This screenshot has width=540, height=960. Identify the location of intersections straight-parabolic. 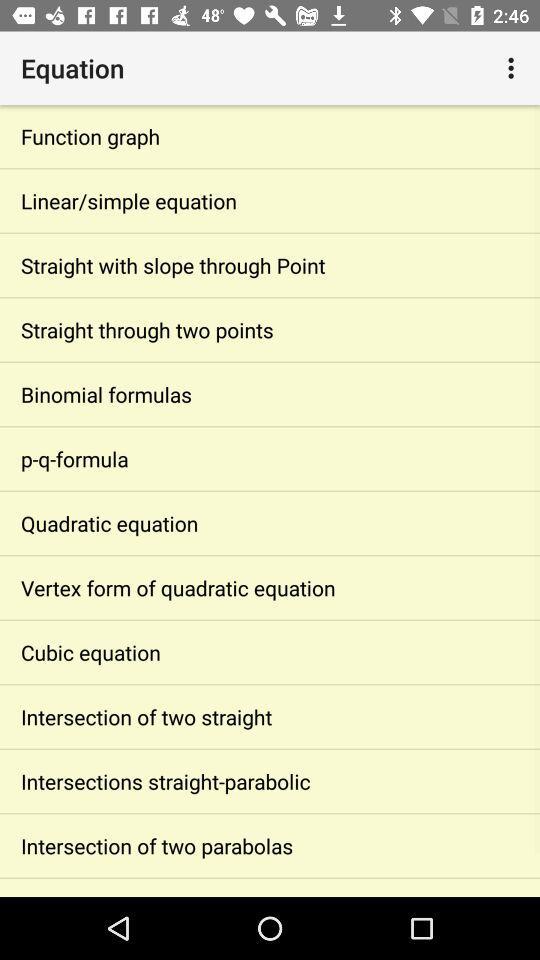
(270, 781).